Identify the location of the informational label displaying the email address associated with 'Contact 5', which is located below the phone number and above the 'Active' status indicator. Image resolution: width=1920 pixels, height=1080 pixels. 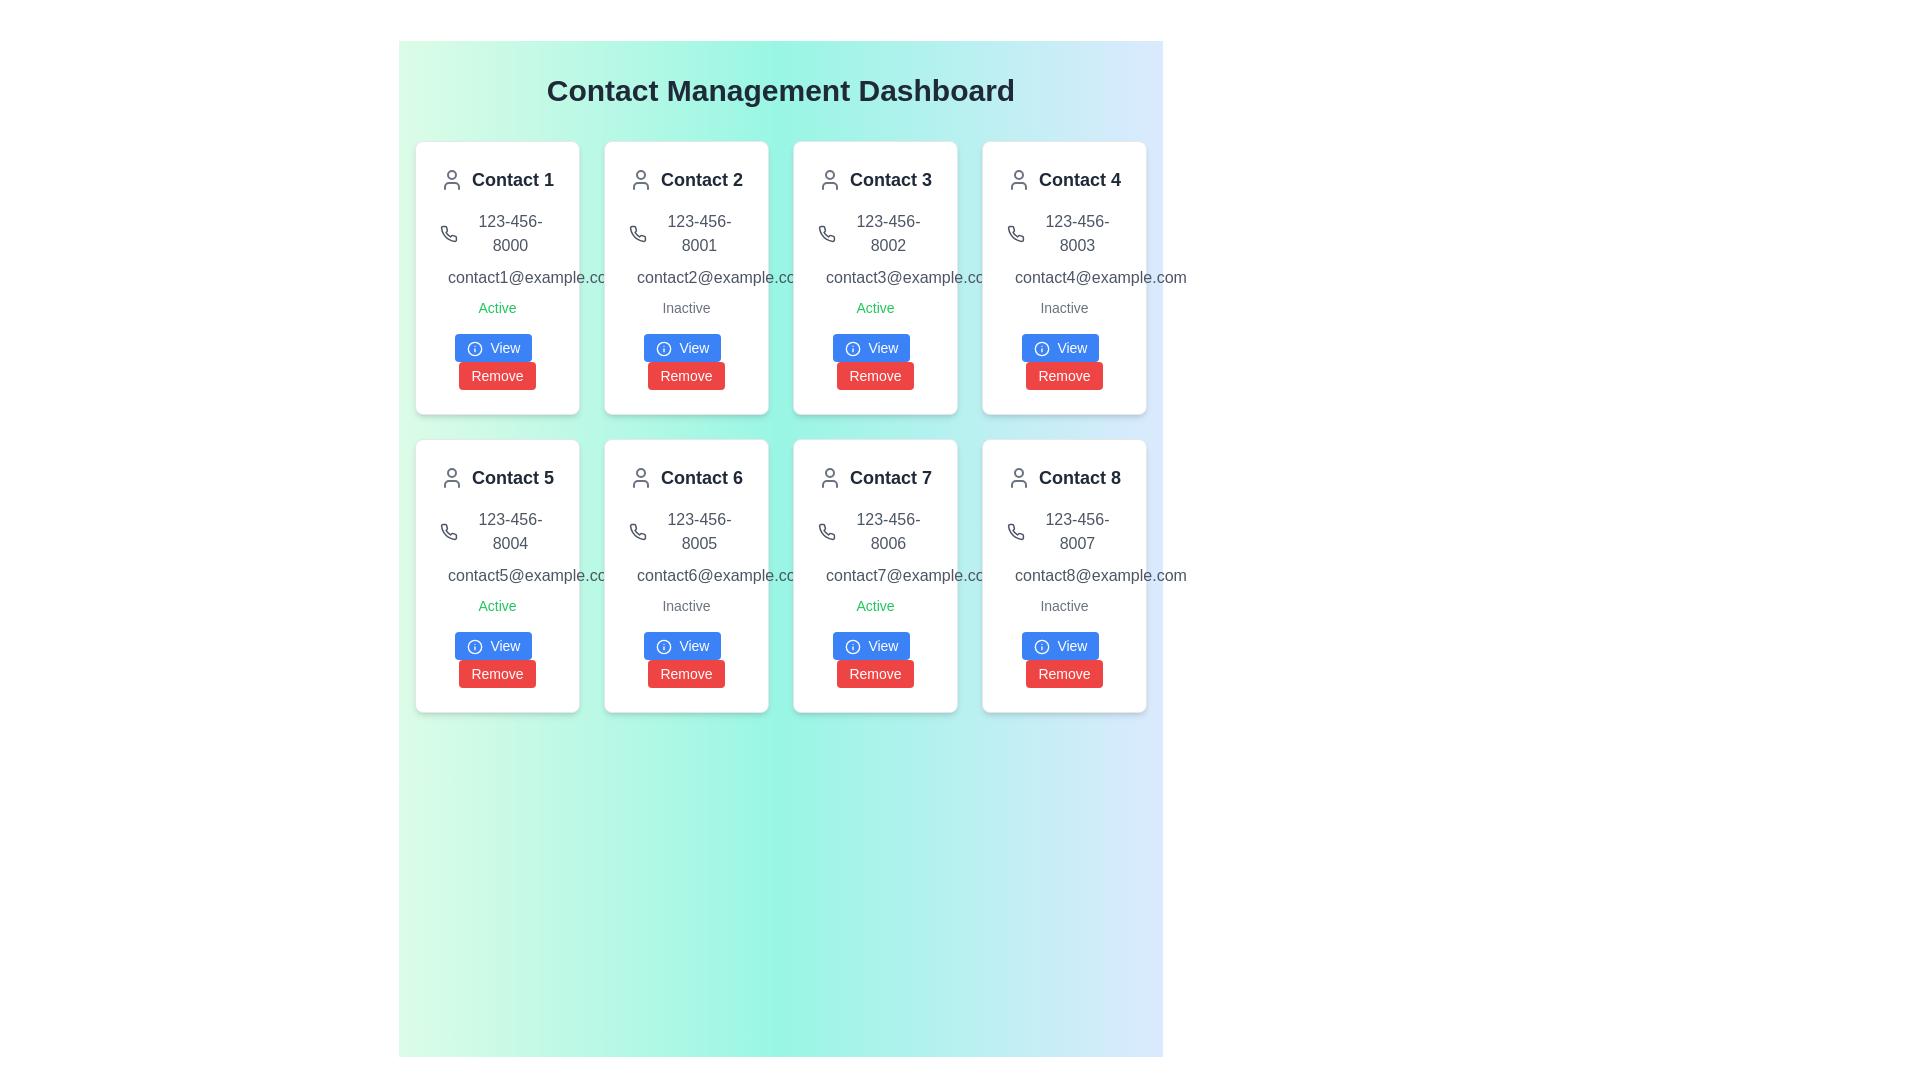
(497, 575).